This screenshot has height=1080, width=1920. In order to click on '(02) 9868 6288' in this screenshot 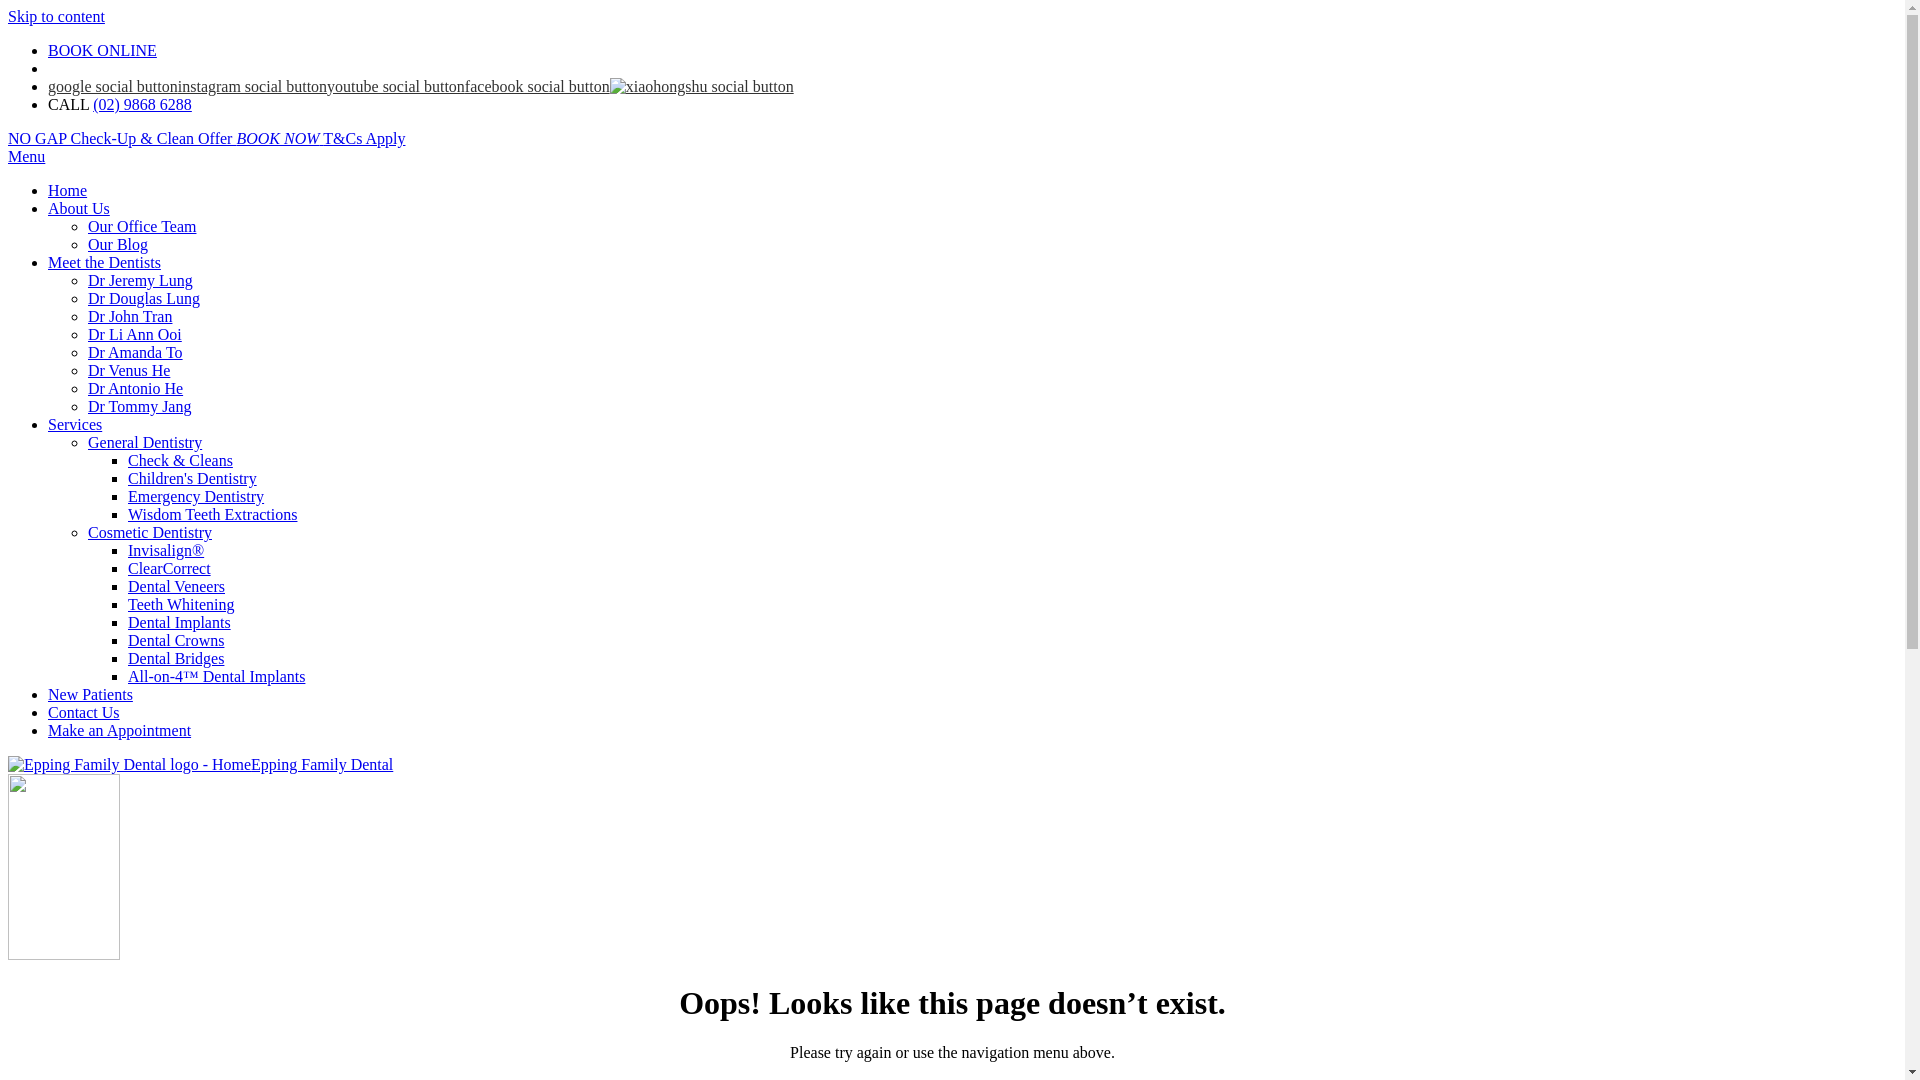, I will do `click(141, 104)`.